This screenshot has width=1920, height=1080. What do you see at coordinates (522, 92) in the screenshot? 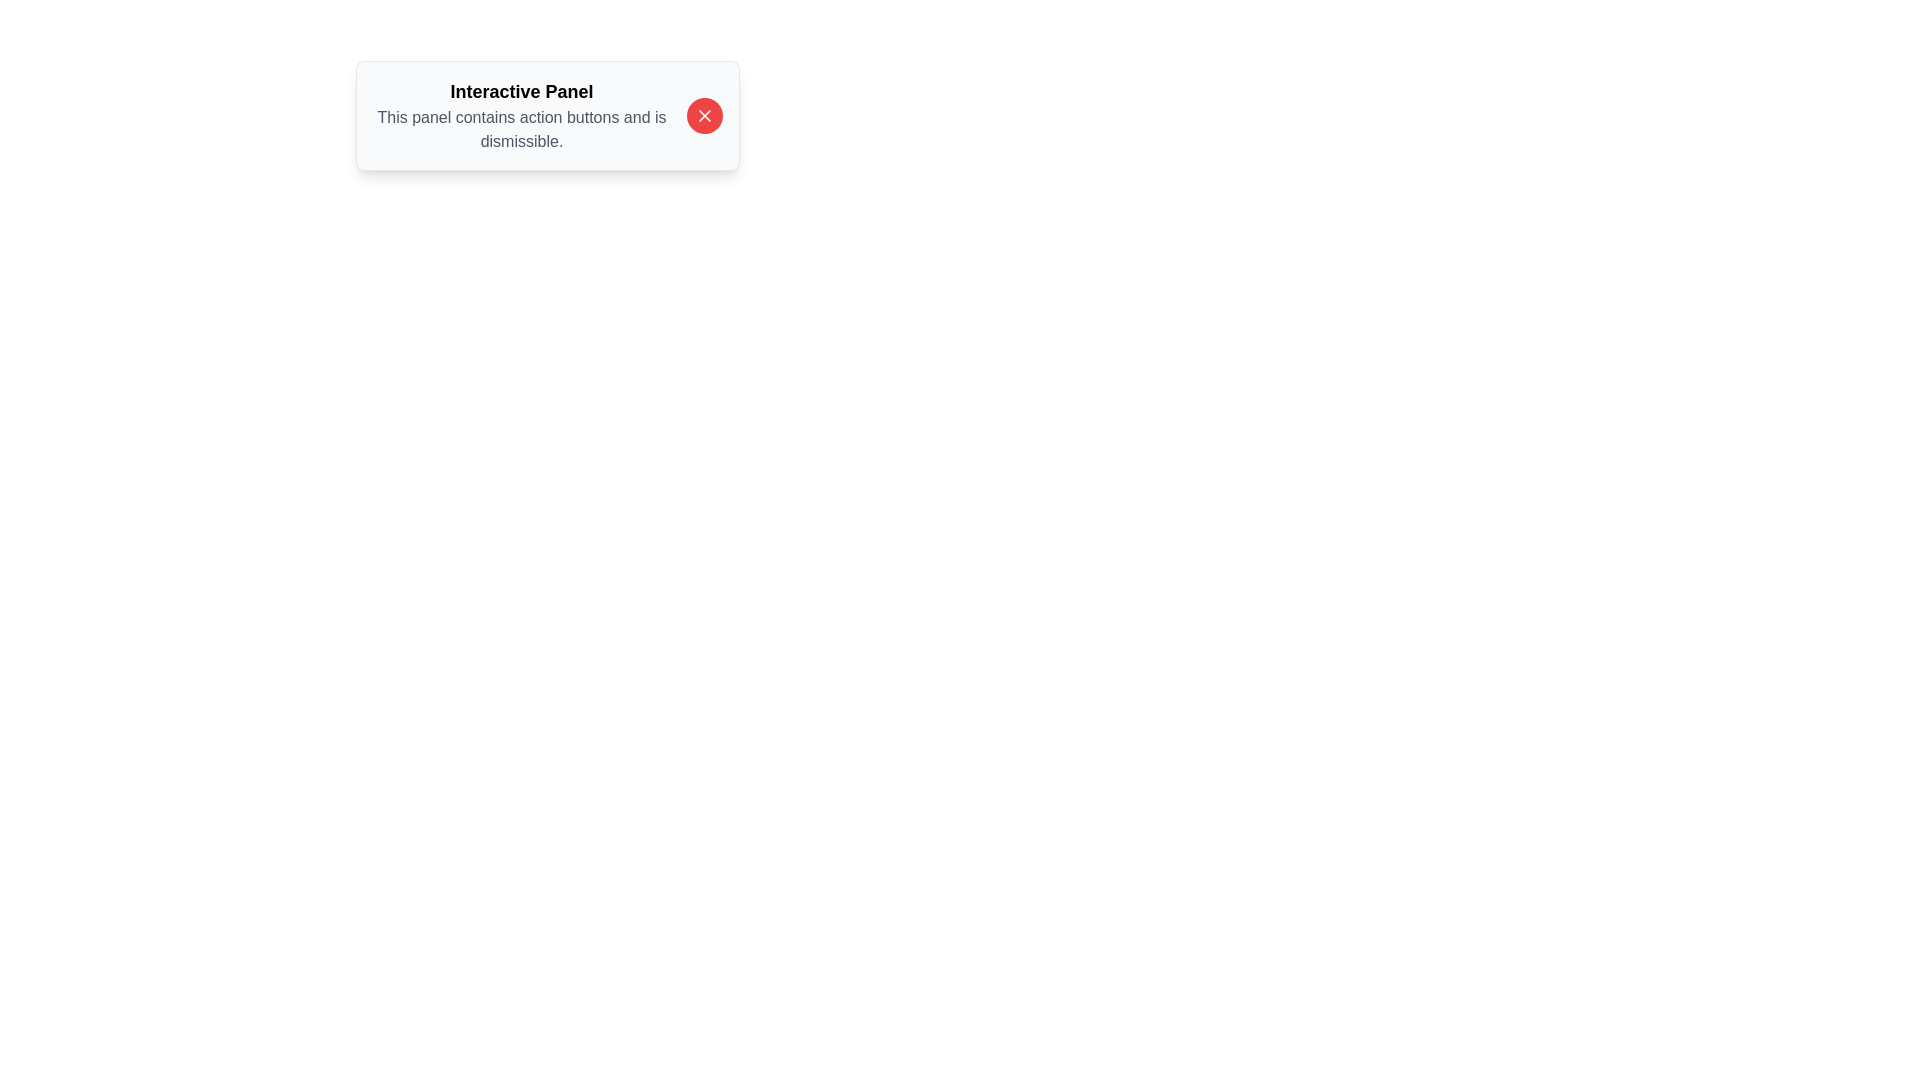
I see `text content of the heading label located at the top of the panel, which serves as the title indicating the panel's purpose` at bounding box center [522, 92].